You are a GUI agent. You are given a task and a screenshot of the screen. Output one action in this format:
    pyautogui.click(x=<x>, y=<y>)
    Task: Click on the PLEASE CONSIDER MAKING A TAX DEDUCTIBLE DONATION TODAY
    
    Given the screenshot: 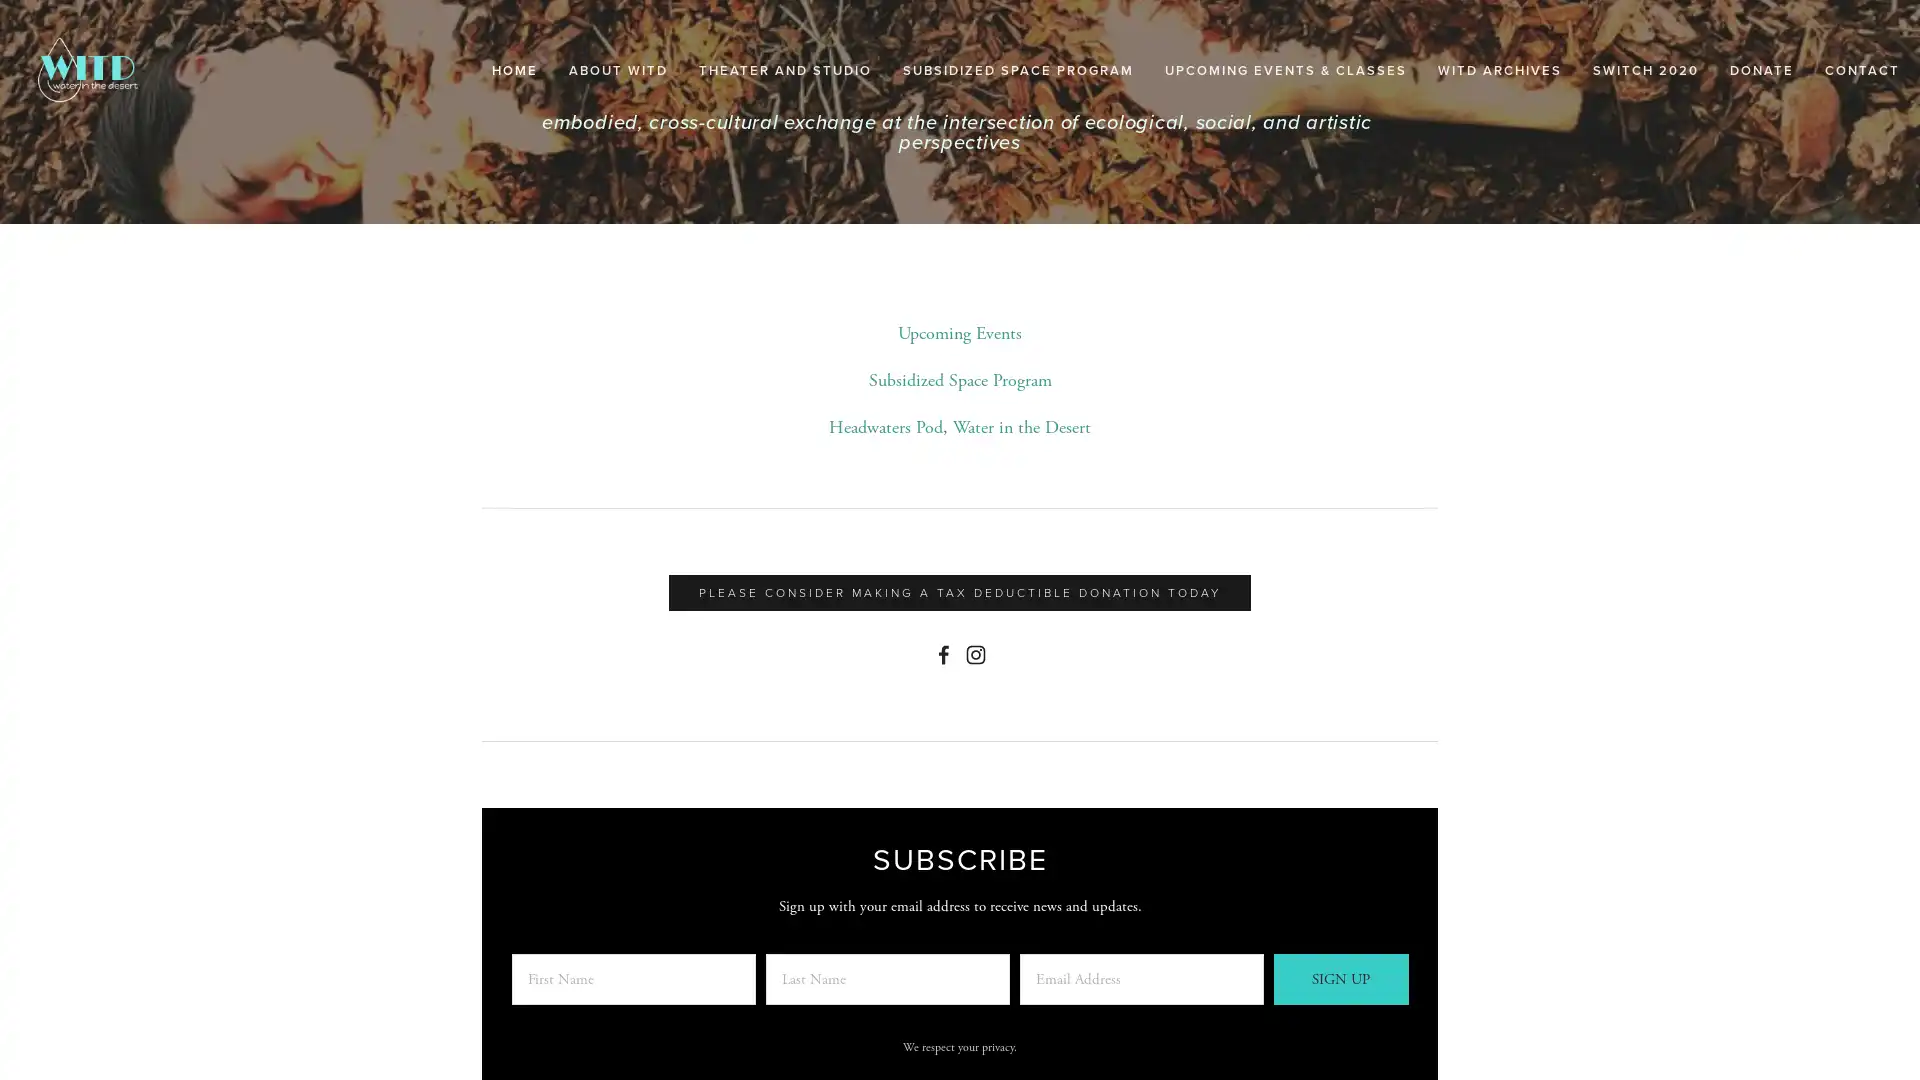 What is the action you would take?
    pyautogui.click(x=960, y=592)
    